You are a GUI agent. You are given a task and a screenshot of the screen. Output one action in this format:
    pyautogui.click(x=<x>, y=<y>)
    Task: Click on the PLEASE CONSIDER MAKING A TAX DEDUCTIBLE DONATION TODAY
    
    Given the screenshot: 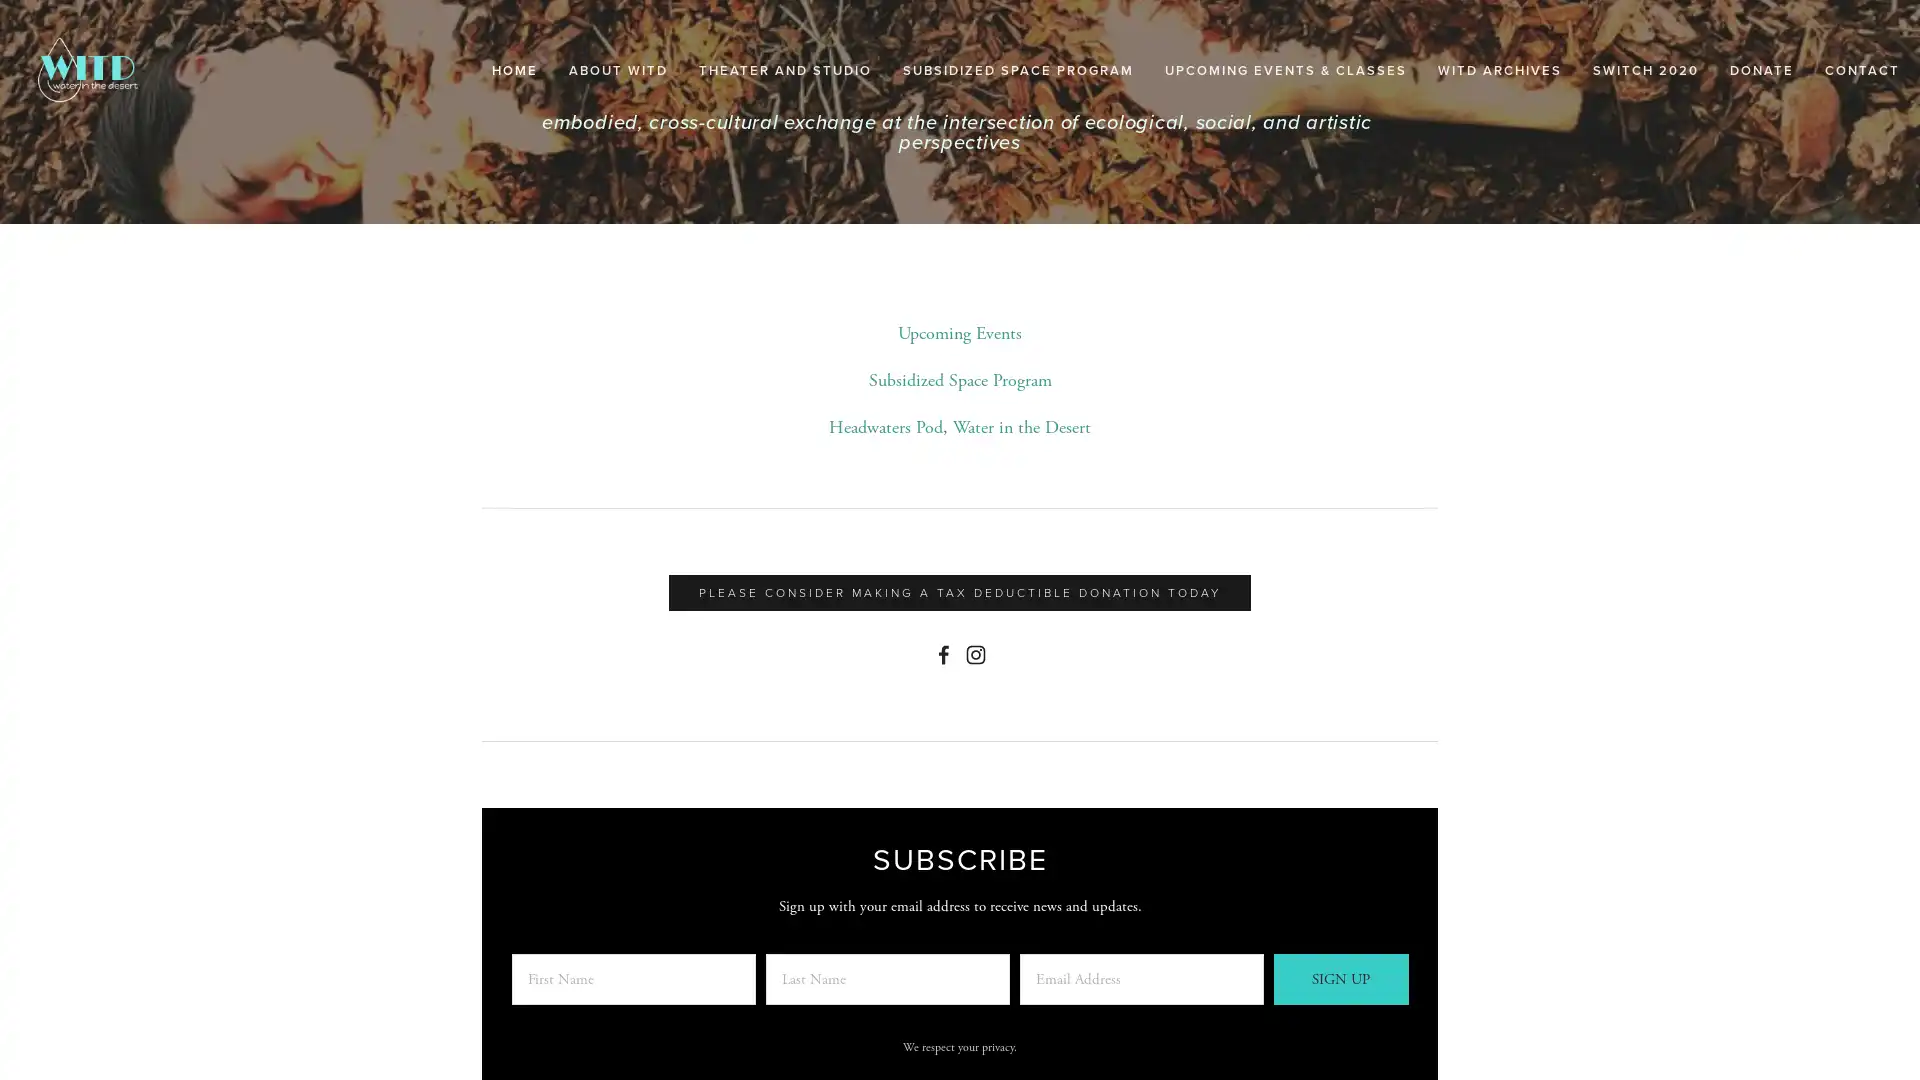 What is the action you would take?
    pyautogui.click(x=960, y=592)
    